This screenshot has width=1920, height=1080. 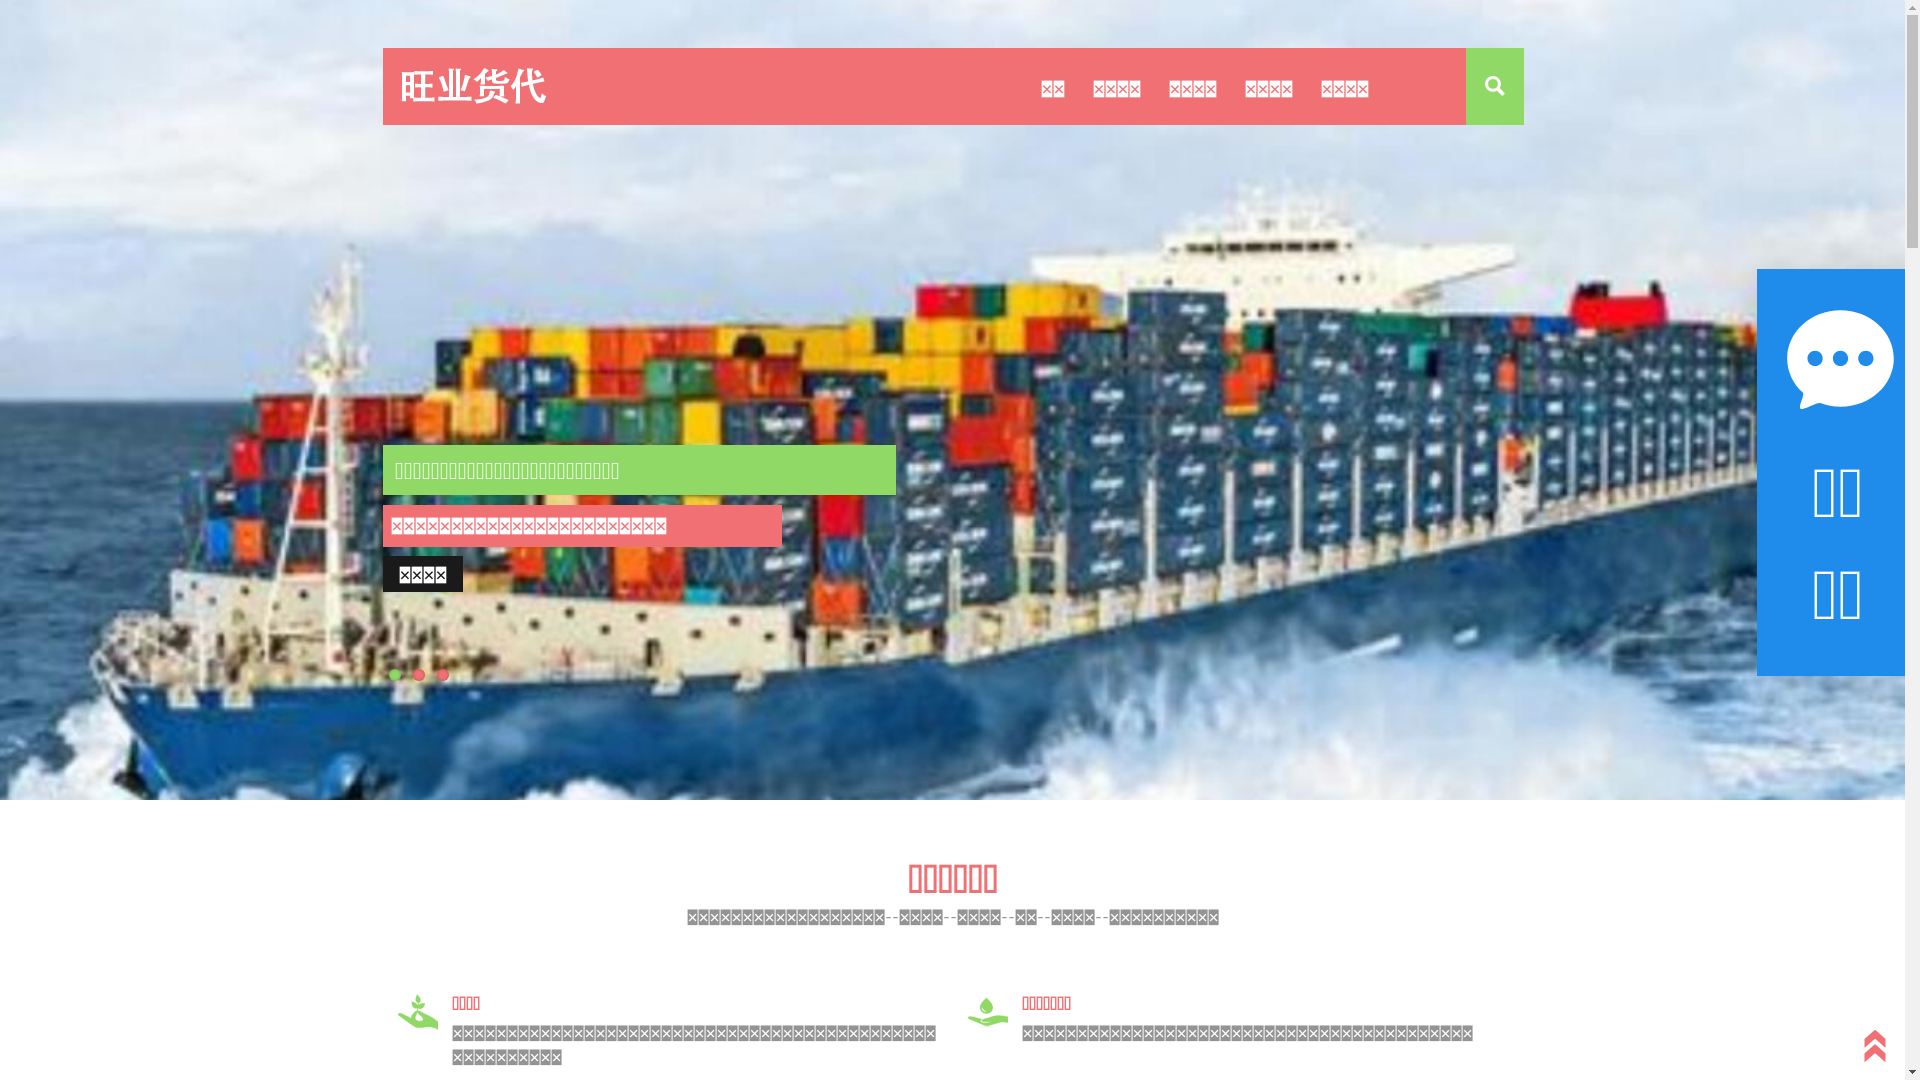 What do you see at coordinates (417, 675) in the screenshot?
I see `'2'` at bounding box center [417, 675].